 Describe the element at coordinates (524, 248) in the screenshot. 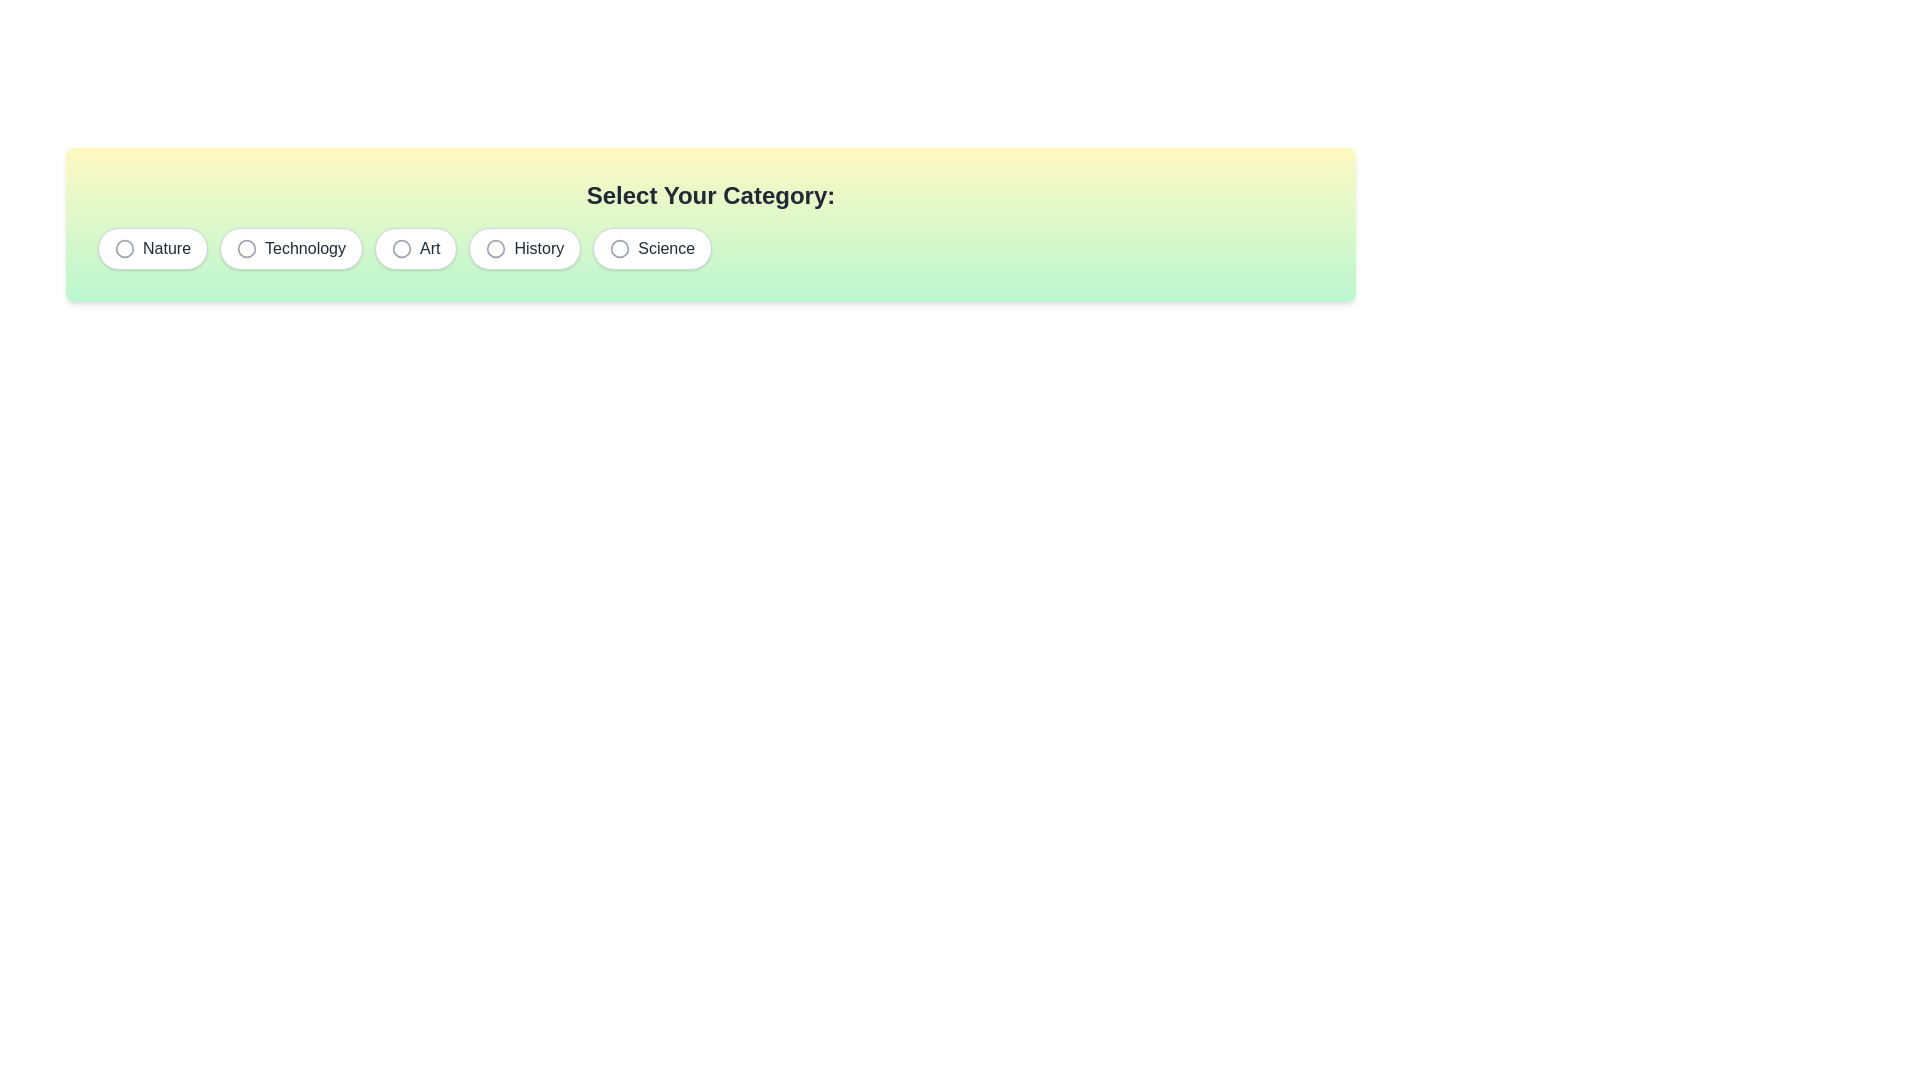

I see `the chip labeled History` at that location.